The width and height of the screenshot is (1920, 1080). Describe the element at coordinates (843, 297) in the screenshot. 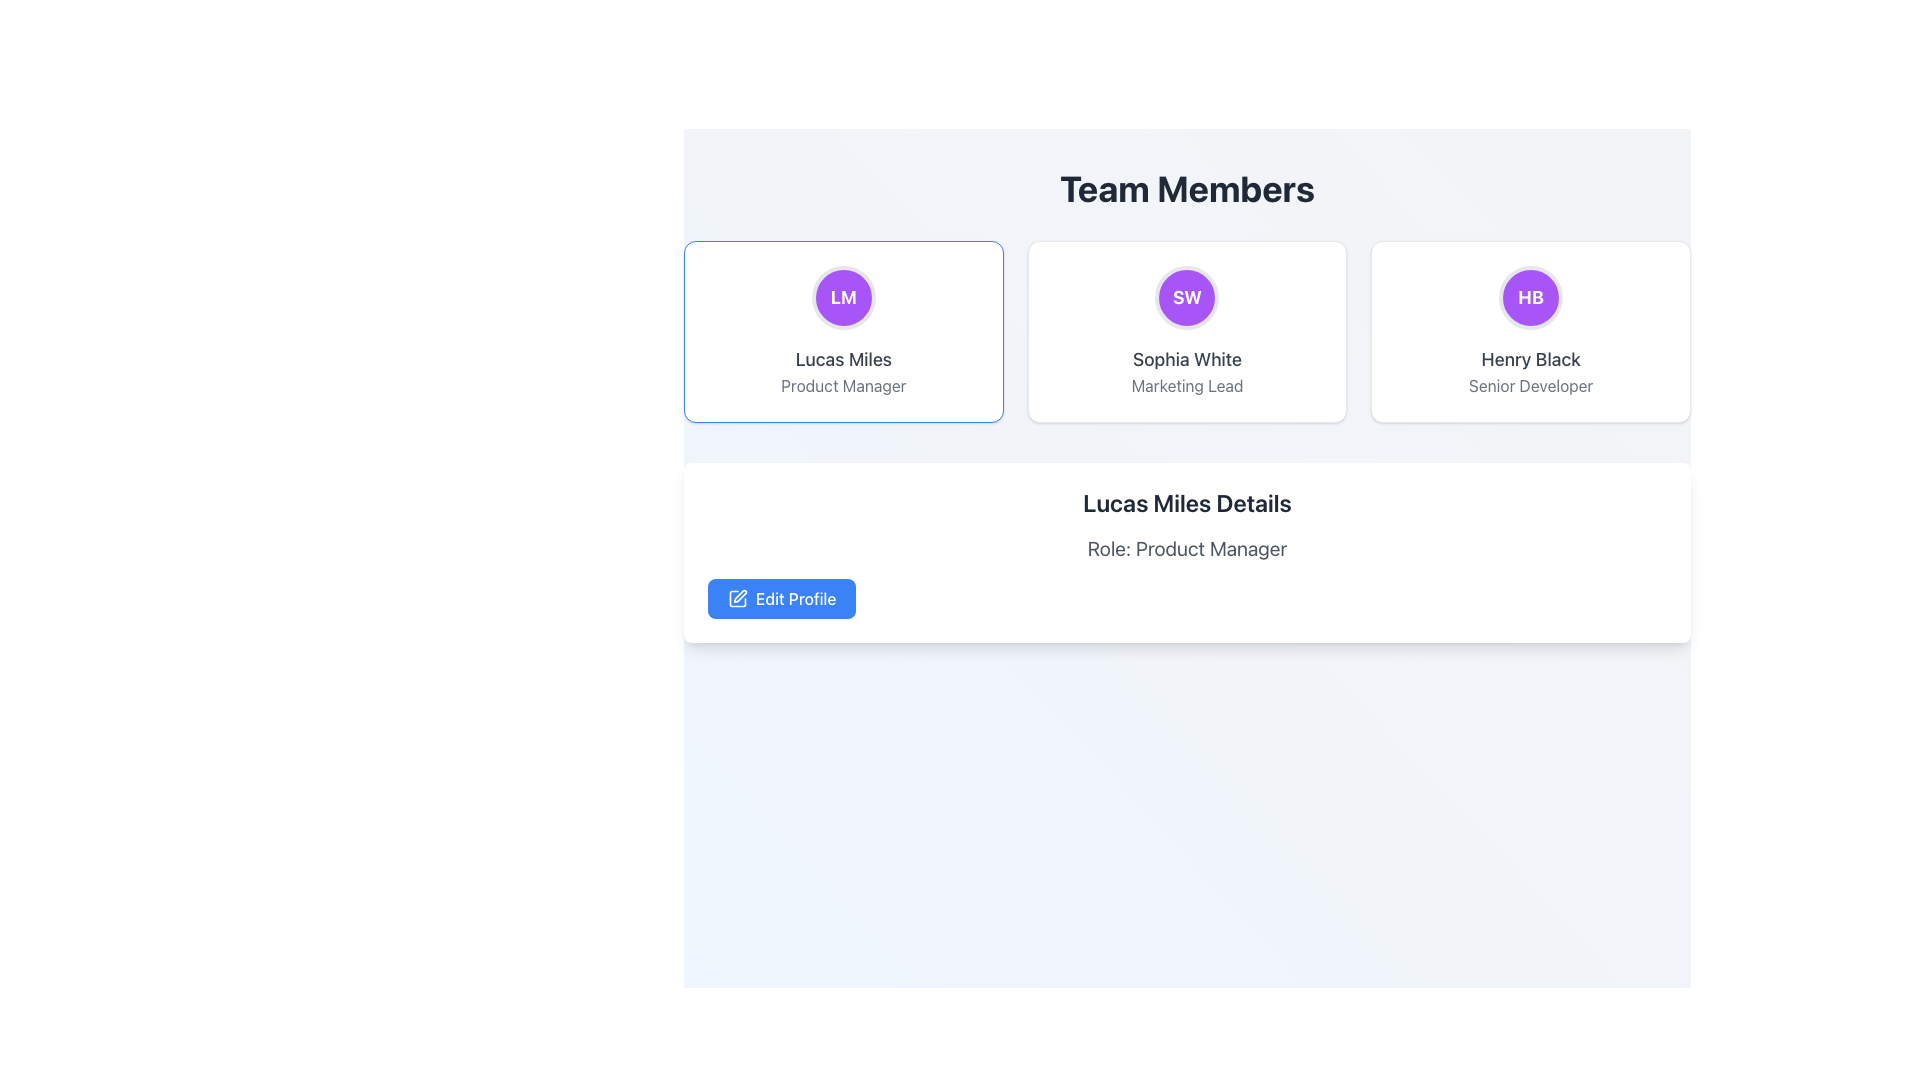

I see `the circular badge icon with a purple background and bold white text 'LM', located in the upper section of the leftmost card representing the profile of 'Lucas Miles'` at that location.